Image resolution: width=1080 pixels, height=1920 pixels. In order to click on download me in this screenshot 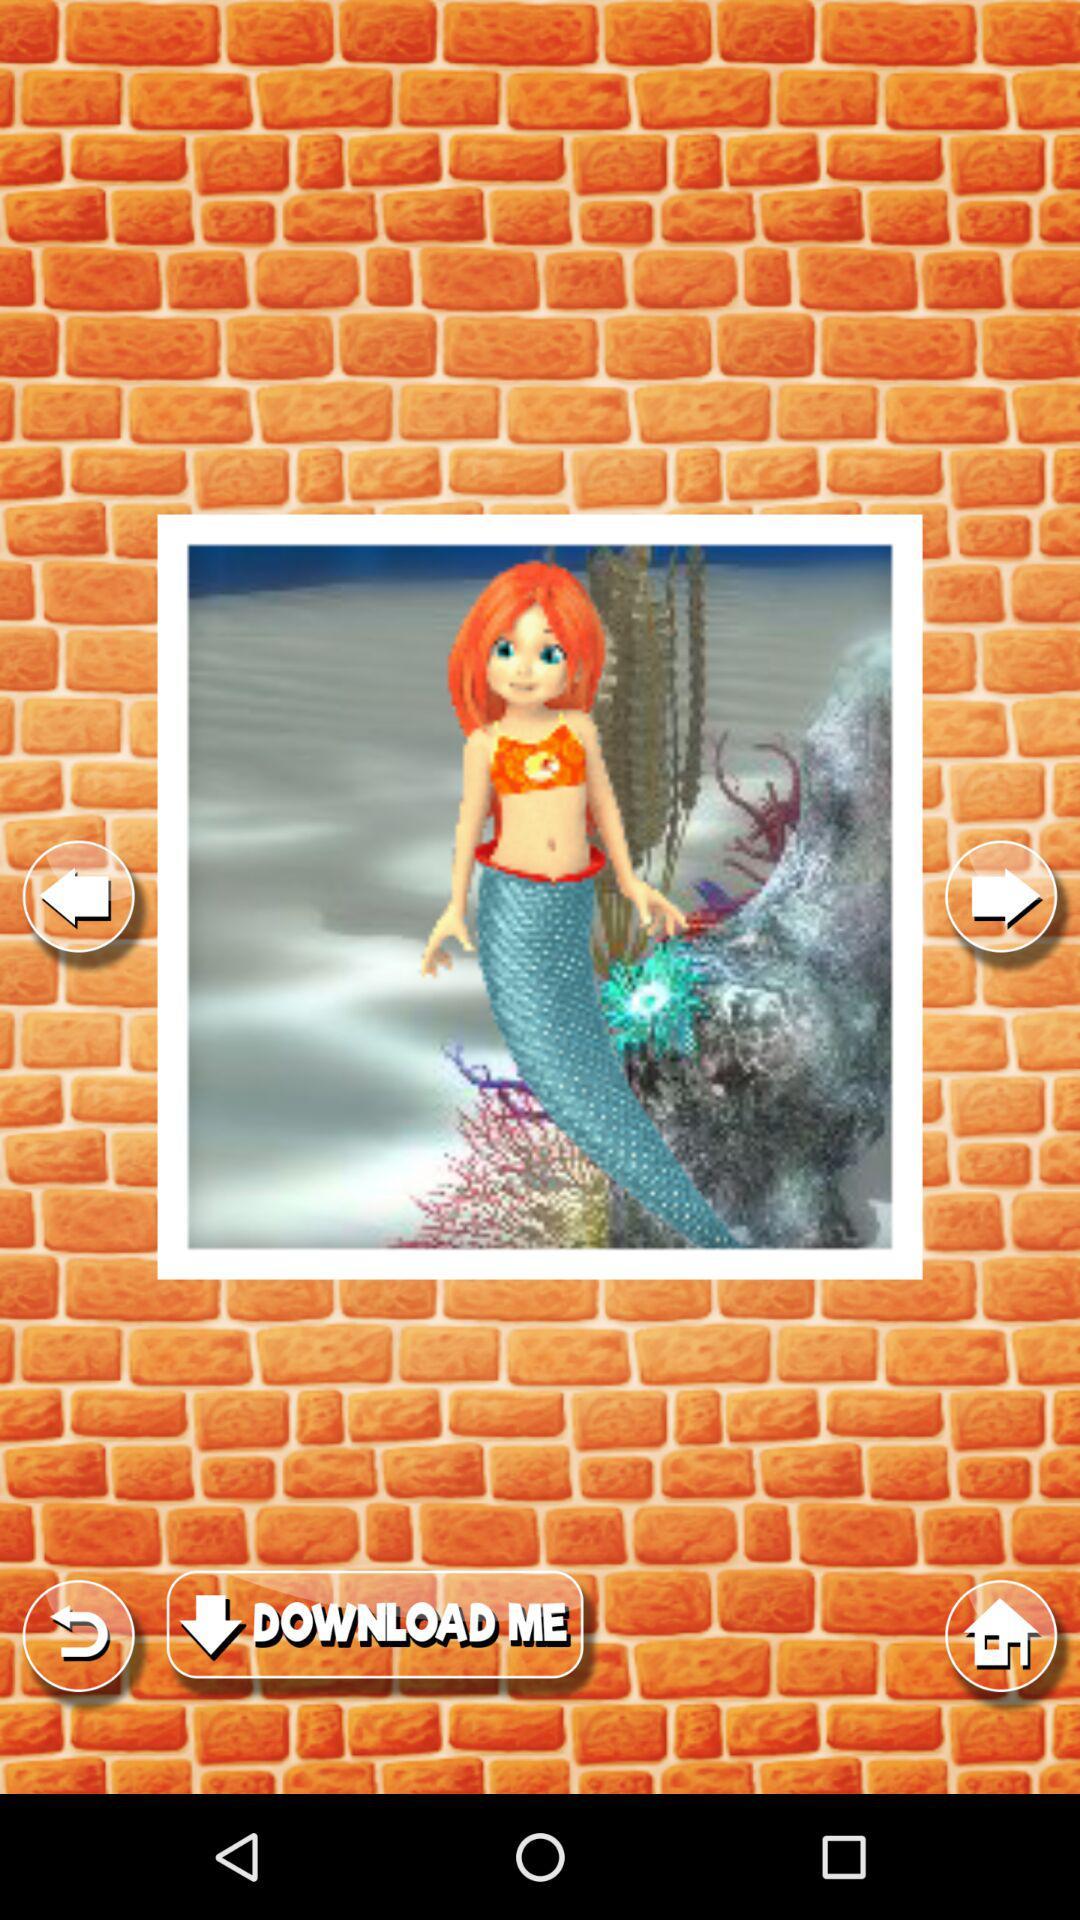, I will do `click(540, 896)`.